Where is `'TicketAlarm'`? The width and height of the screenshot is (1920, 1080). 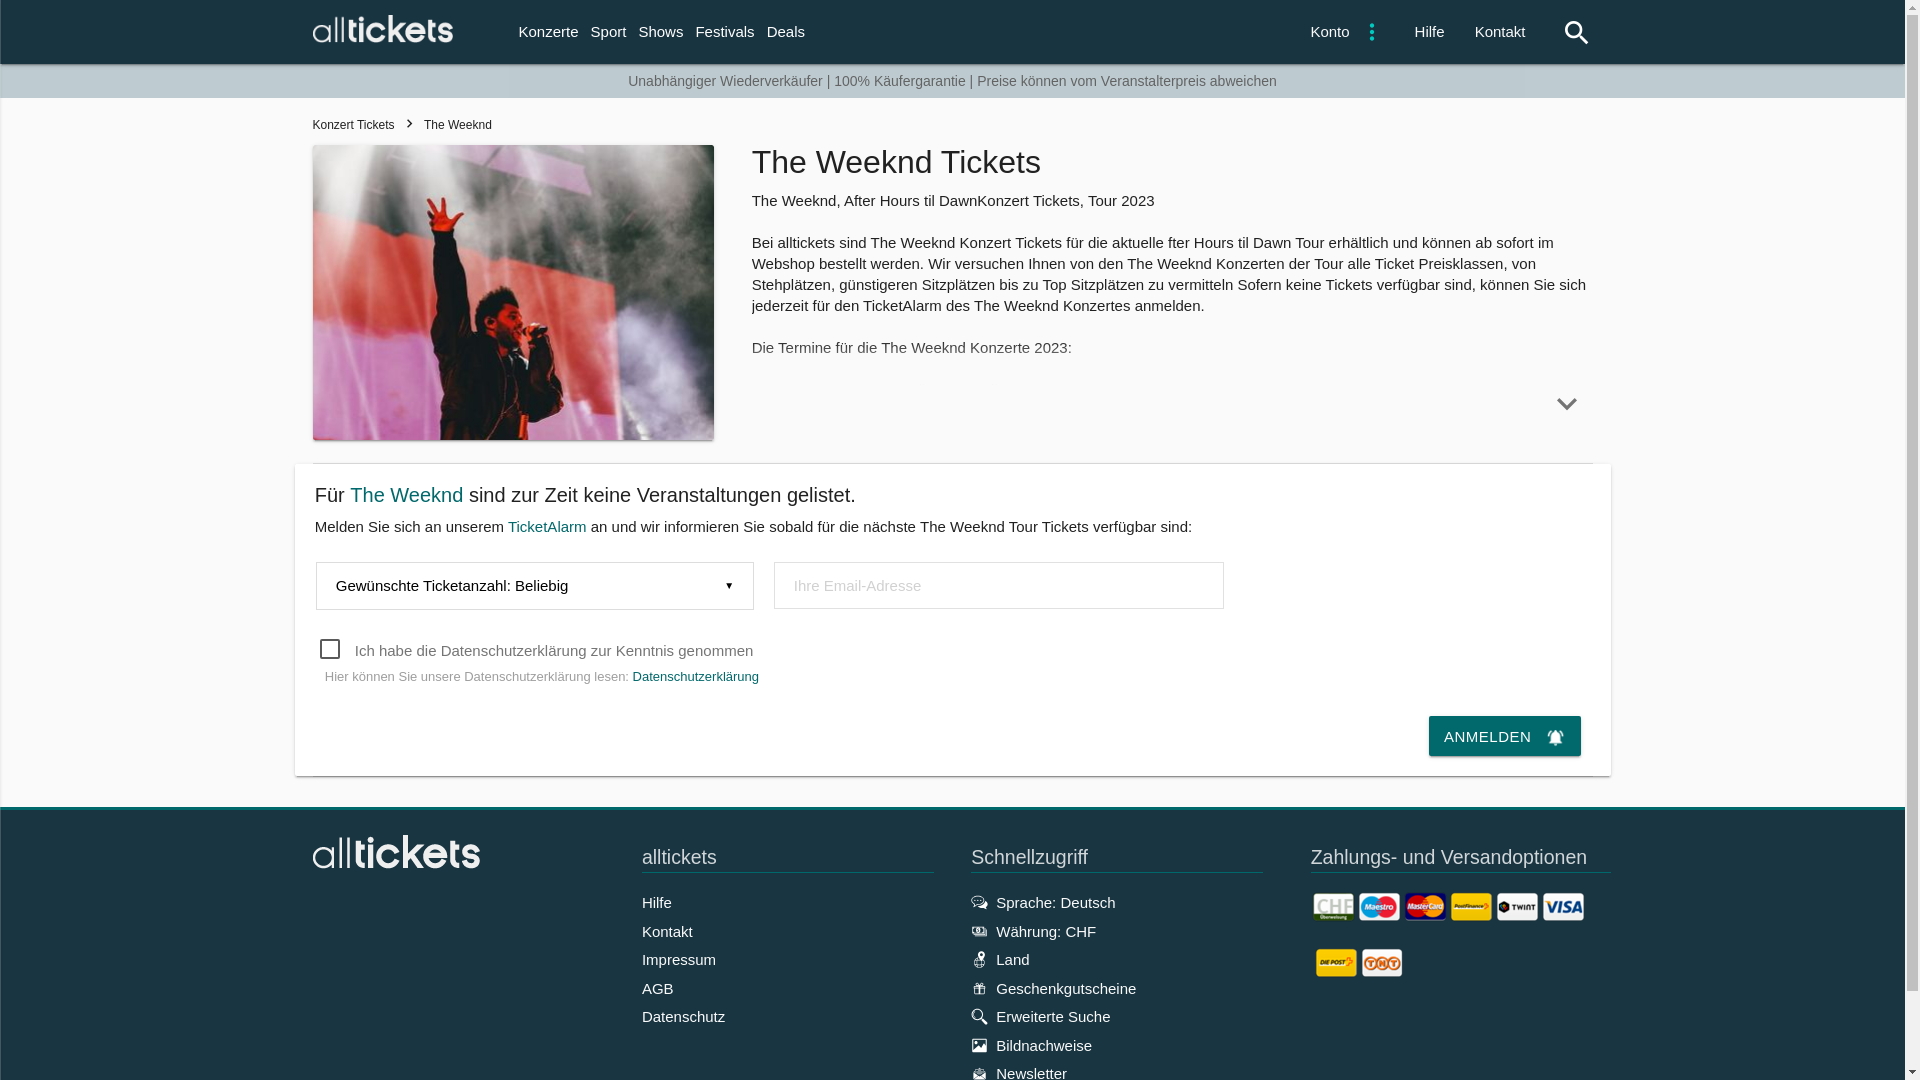
'TicketAlarm' is located at coordinates (547, 525).